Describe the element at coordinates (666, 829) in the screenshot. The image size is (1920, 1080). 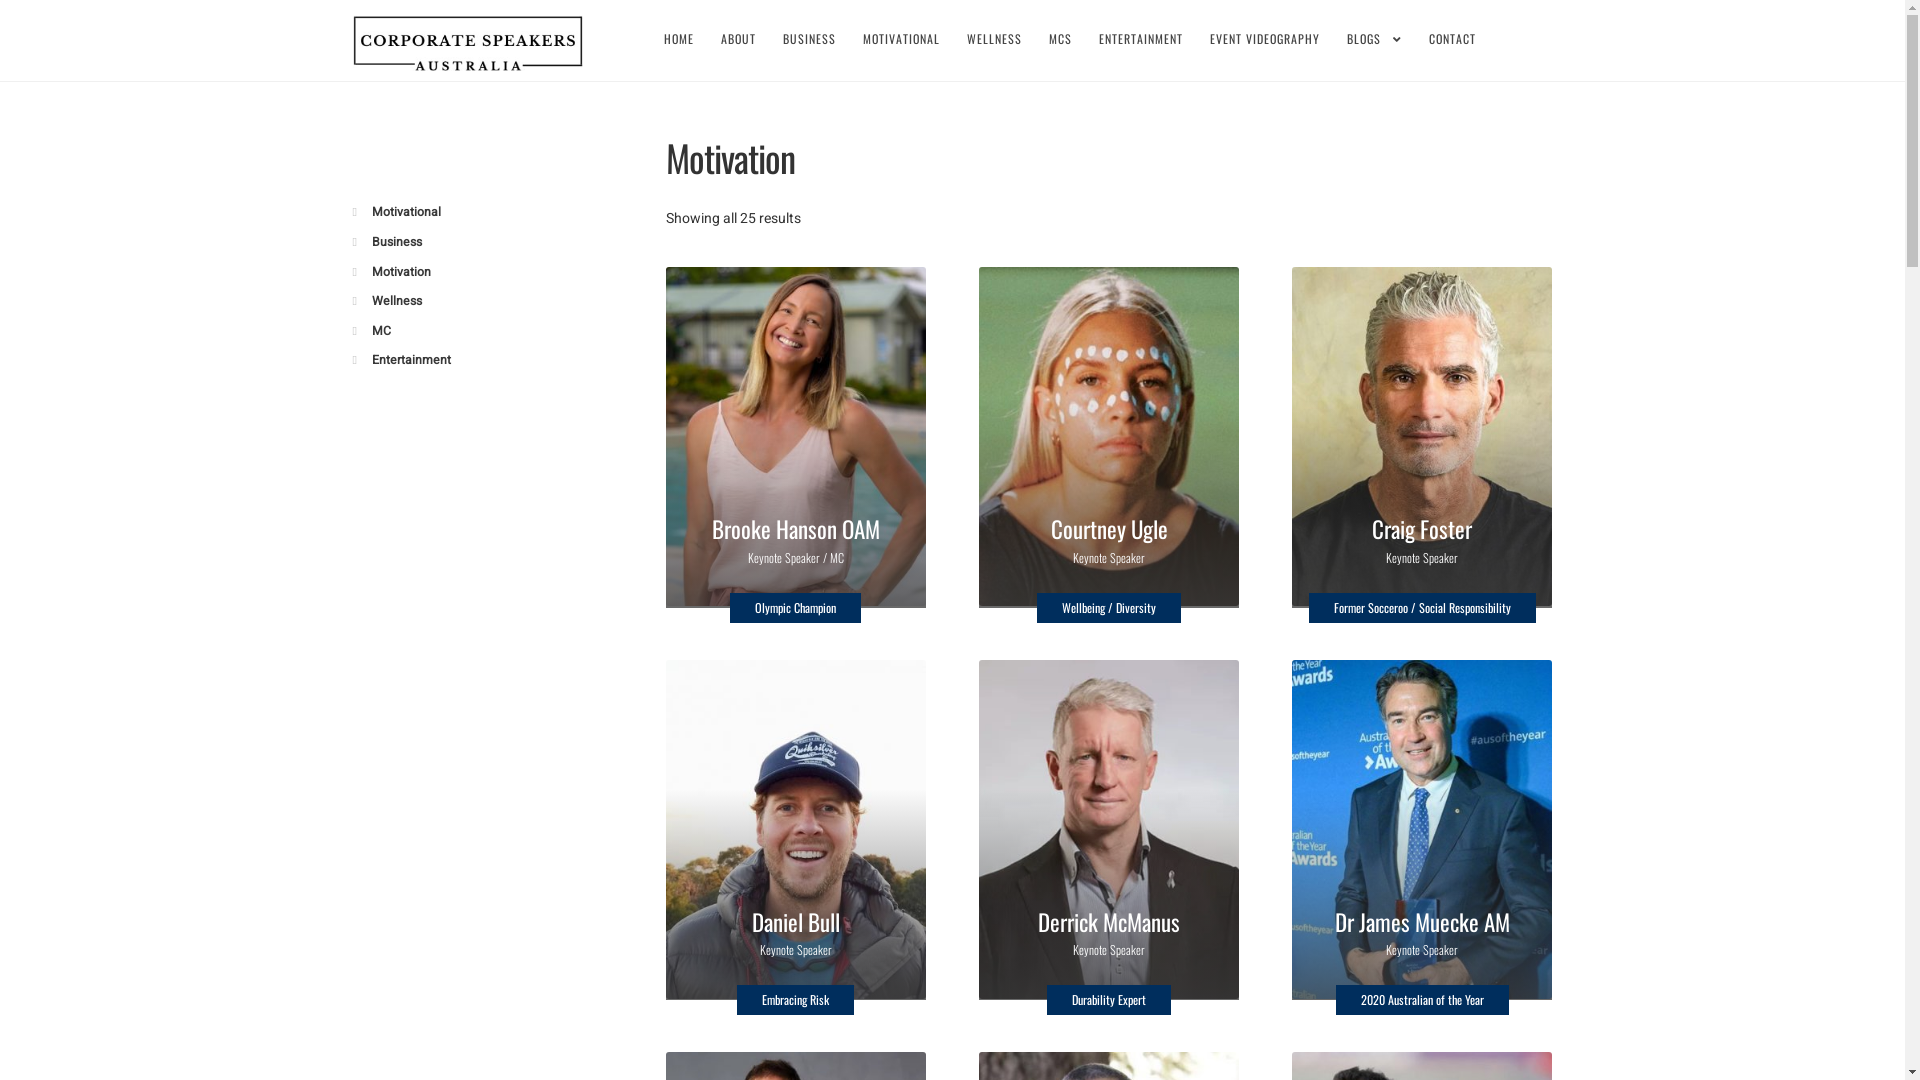
I see `'Daniel Bull` at that location.